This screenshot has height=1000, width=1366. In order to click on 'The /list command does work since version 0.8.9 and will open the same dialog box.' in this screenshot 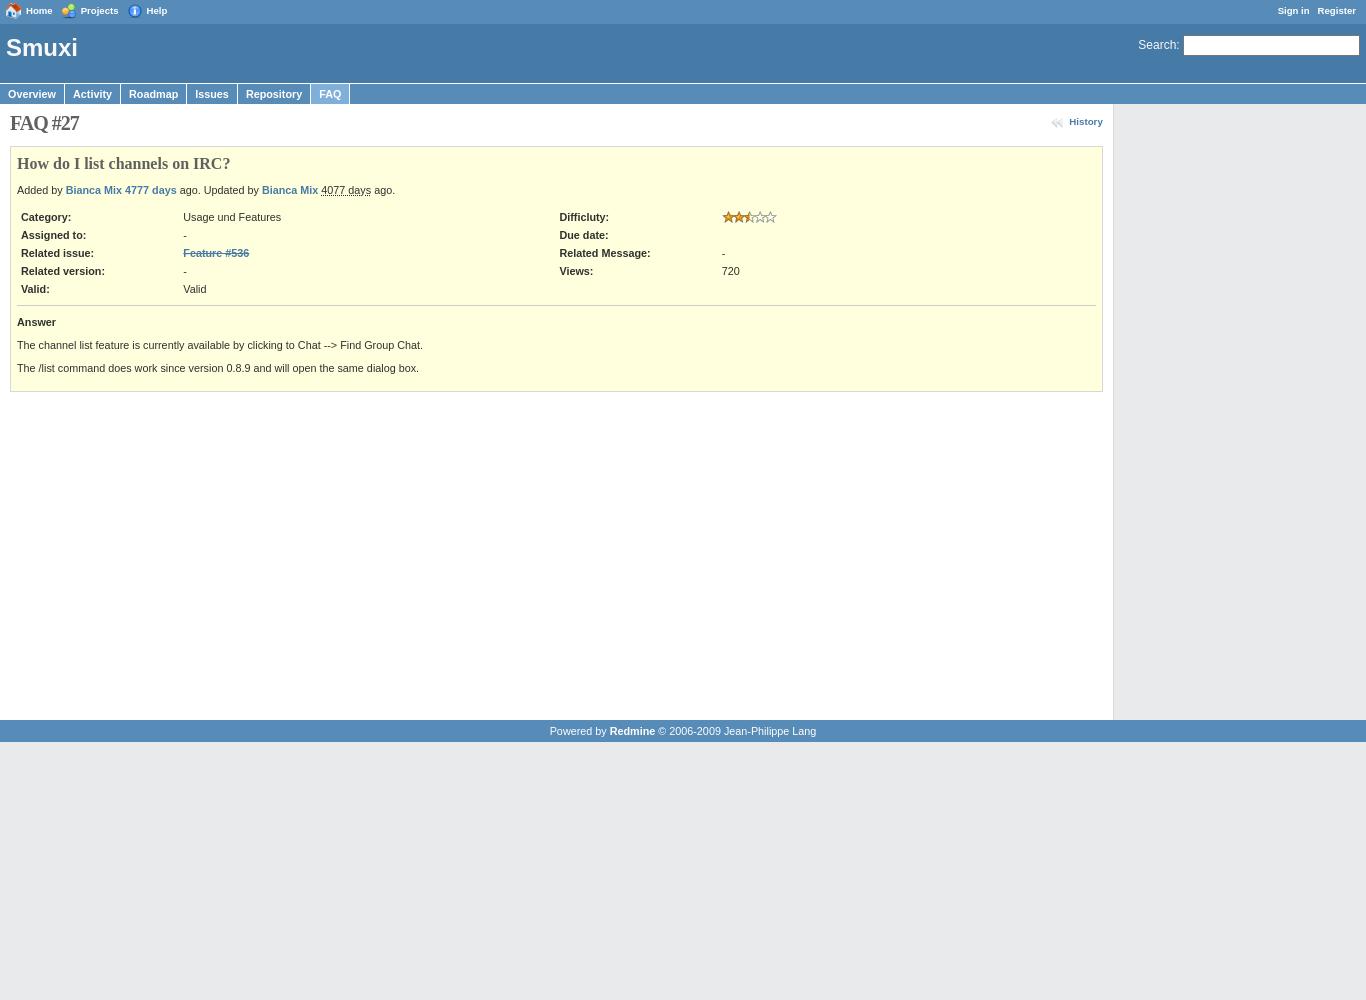, I will do `click(217, 366)`.